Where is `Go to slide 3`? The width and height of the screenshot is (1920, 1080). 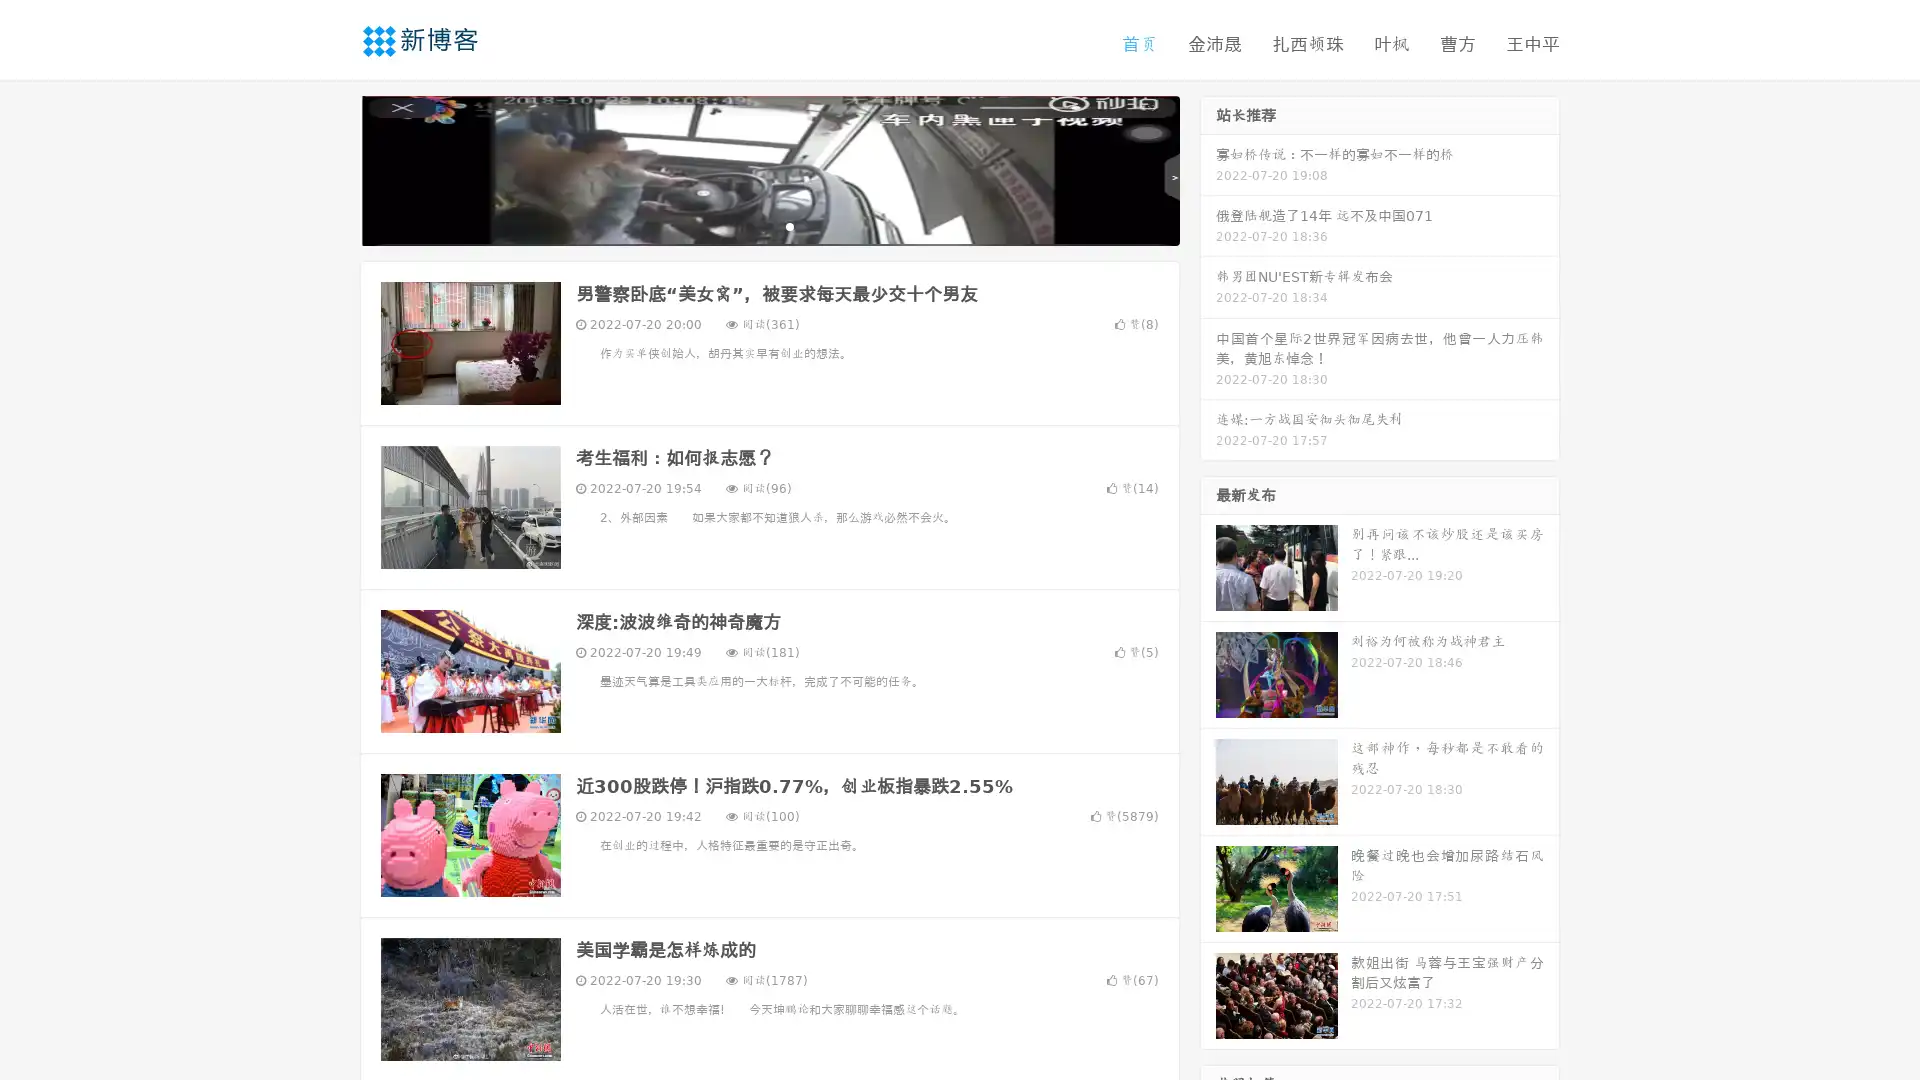 Go to slide 3 is located at coordinates (789, 225).